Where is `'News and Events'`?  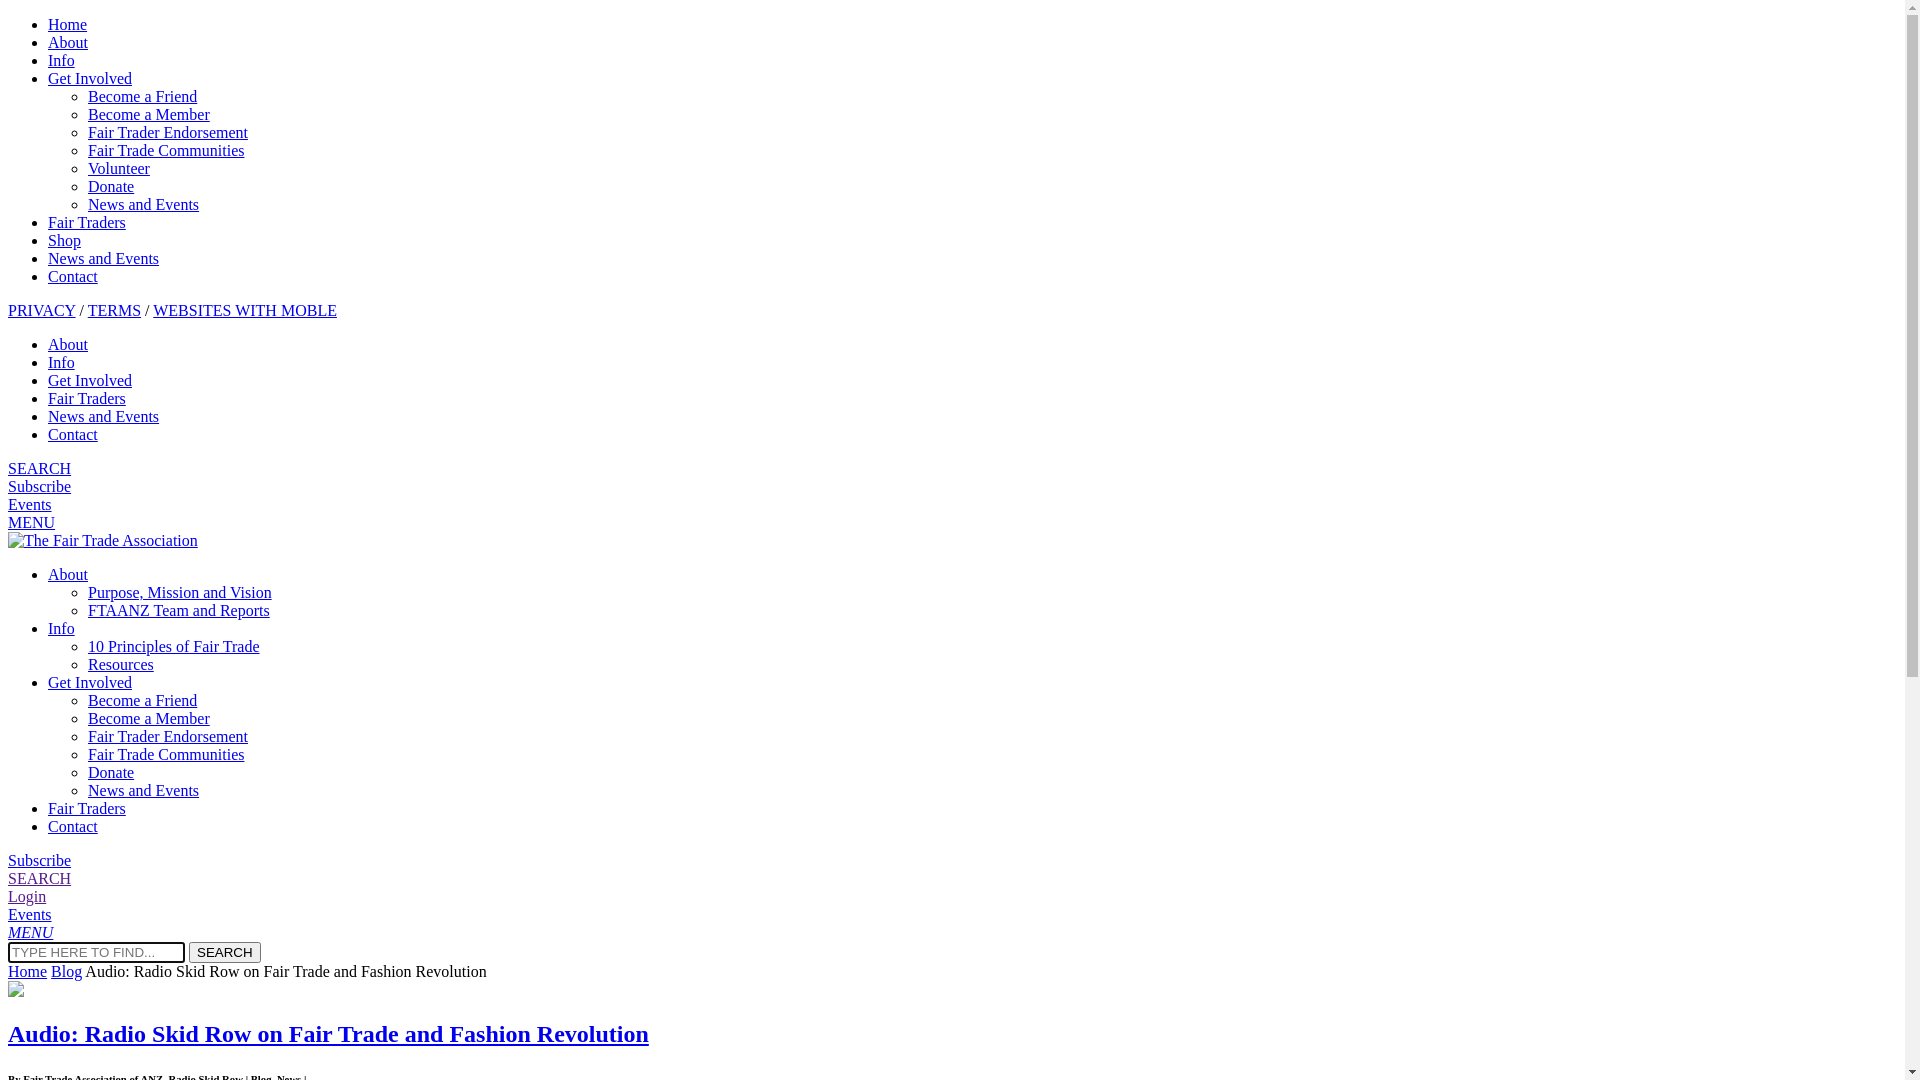 'News and Events' is located at coordinates (48, 415).